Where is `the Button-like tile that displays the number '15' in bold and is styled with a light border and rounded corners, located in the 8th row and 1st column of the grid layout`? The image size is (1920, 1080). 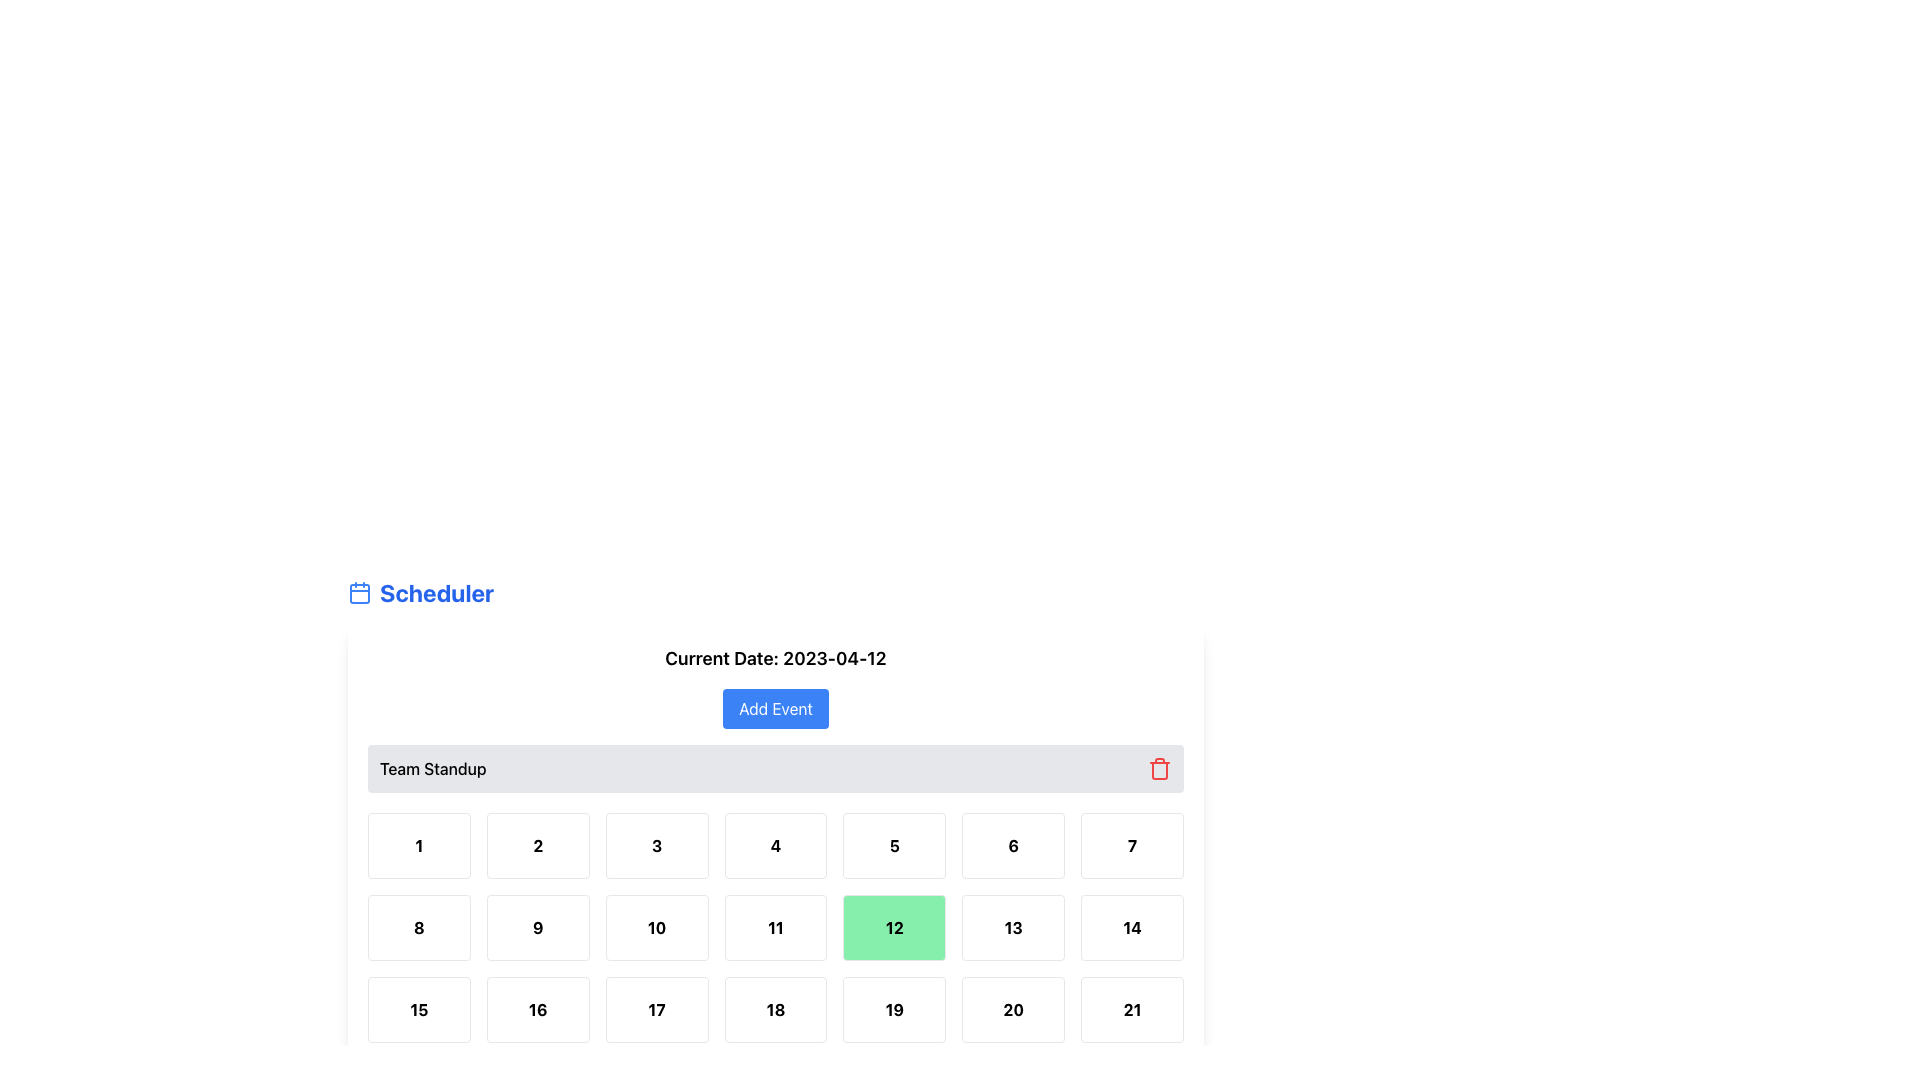 the Button-like tile that displays the number '15' in bold and is styled with a light border and rounded corners, located in the 8th row and 1st column of the grid layout is located at coordinates (418, 1010).